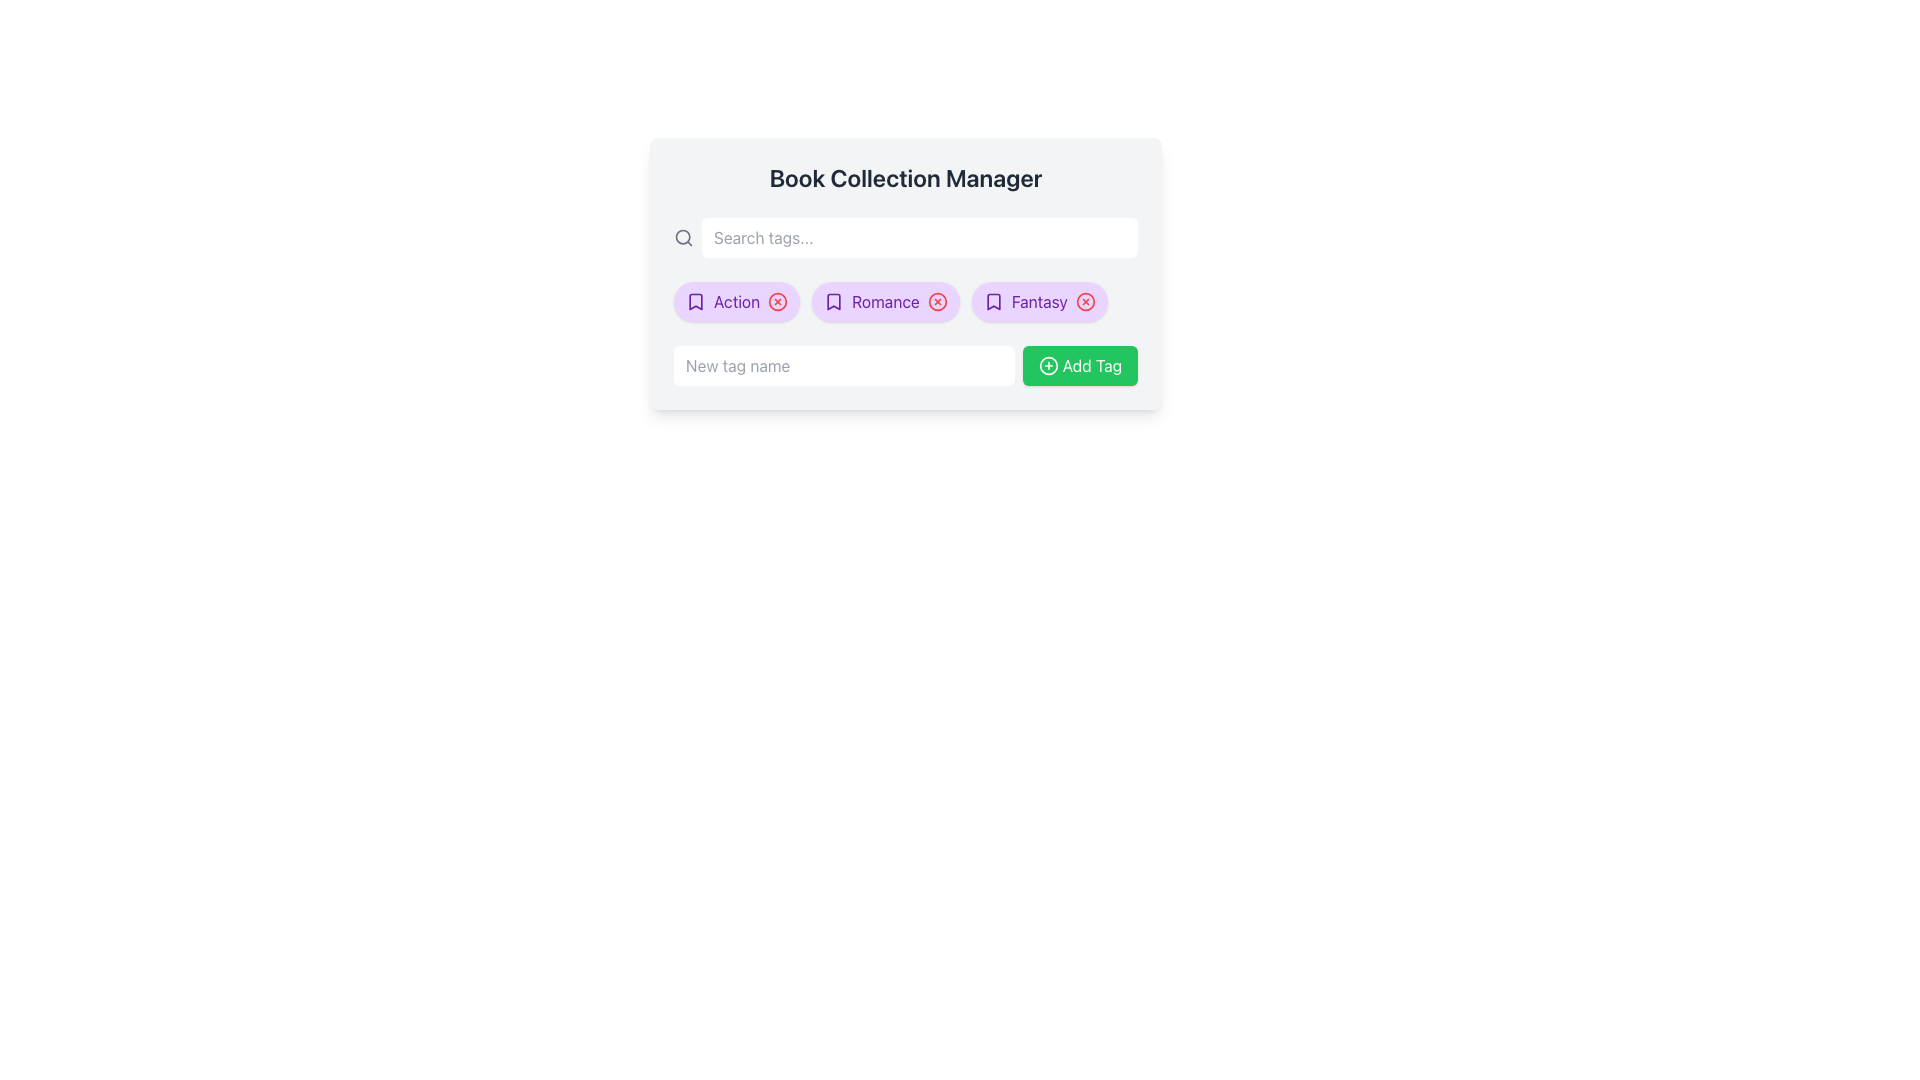 Image resolution: width=1920 pixels, height=1080 pixels. I want to click on the 'Romance' genre tag, which is a selectable label within a horizontal layout of tags, so click(884, 301).